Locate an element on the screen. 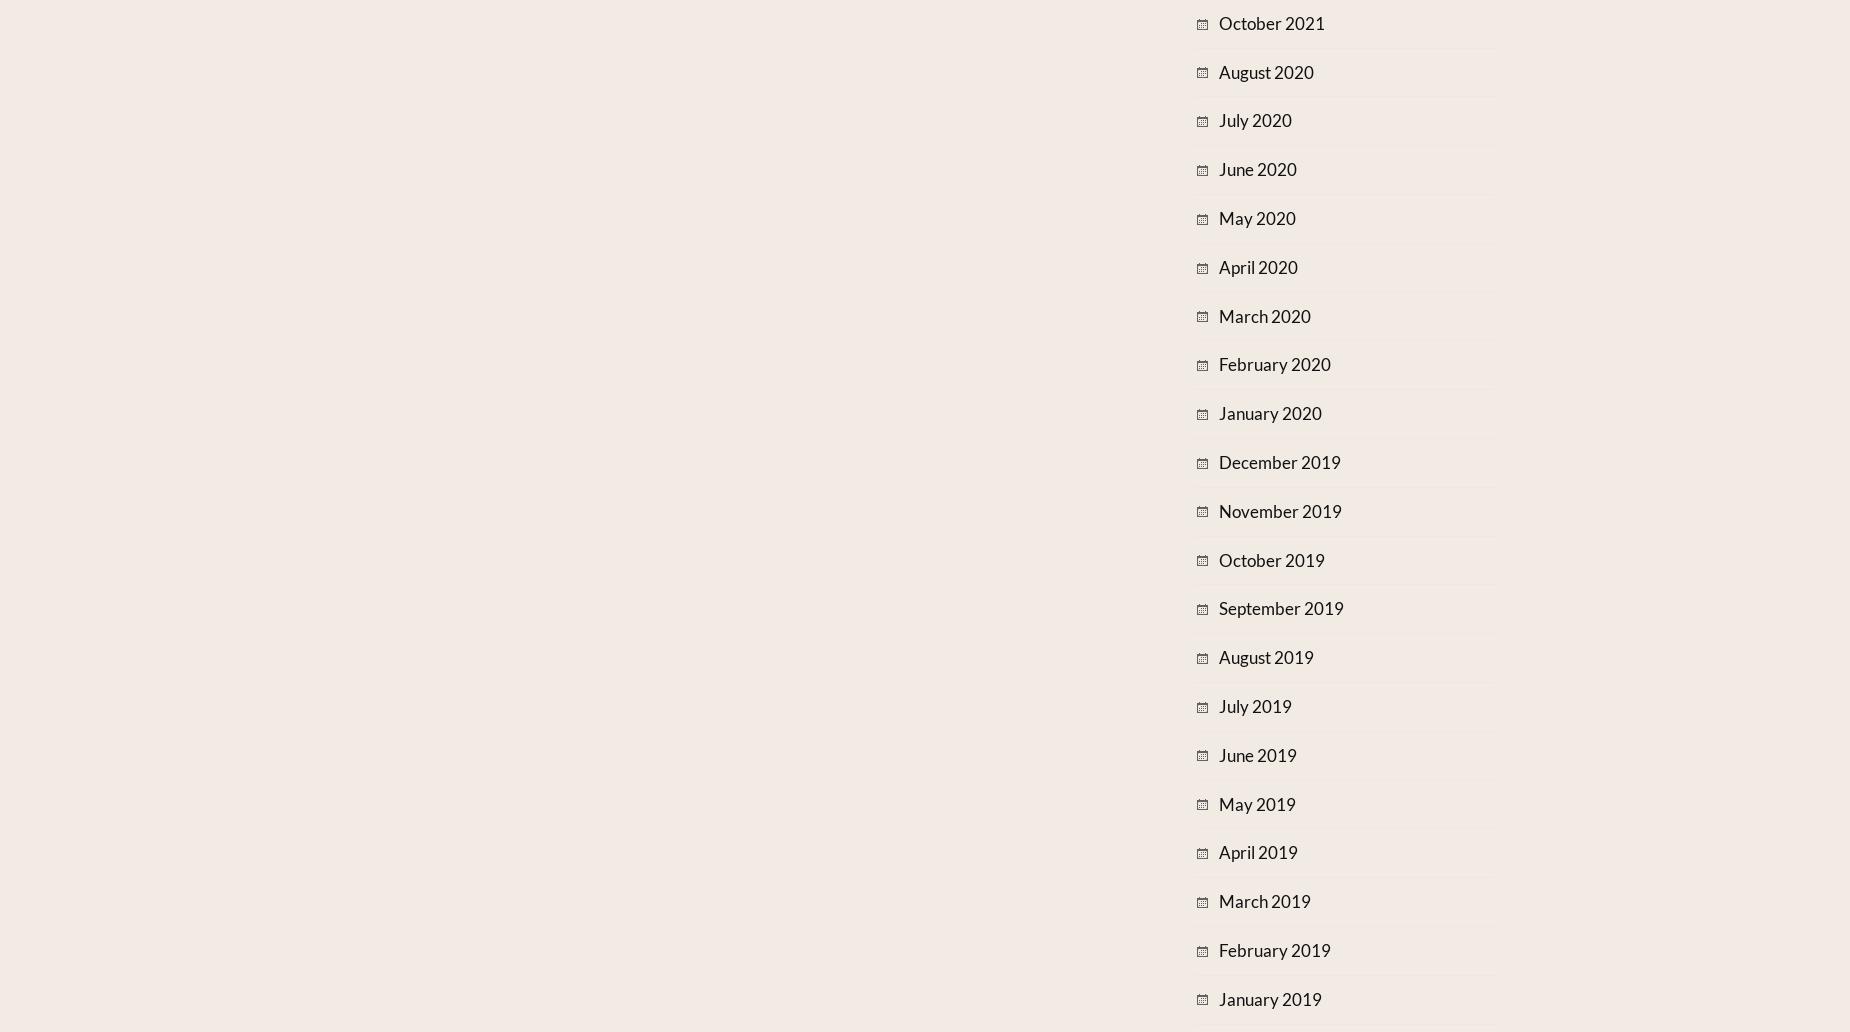 This screenshot has height=1032, width=1850. 'August 2019' is located at coordinates (1265, 656).